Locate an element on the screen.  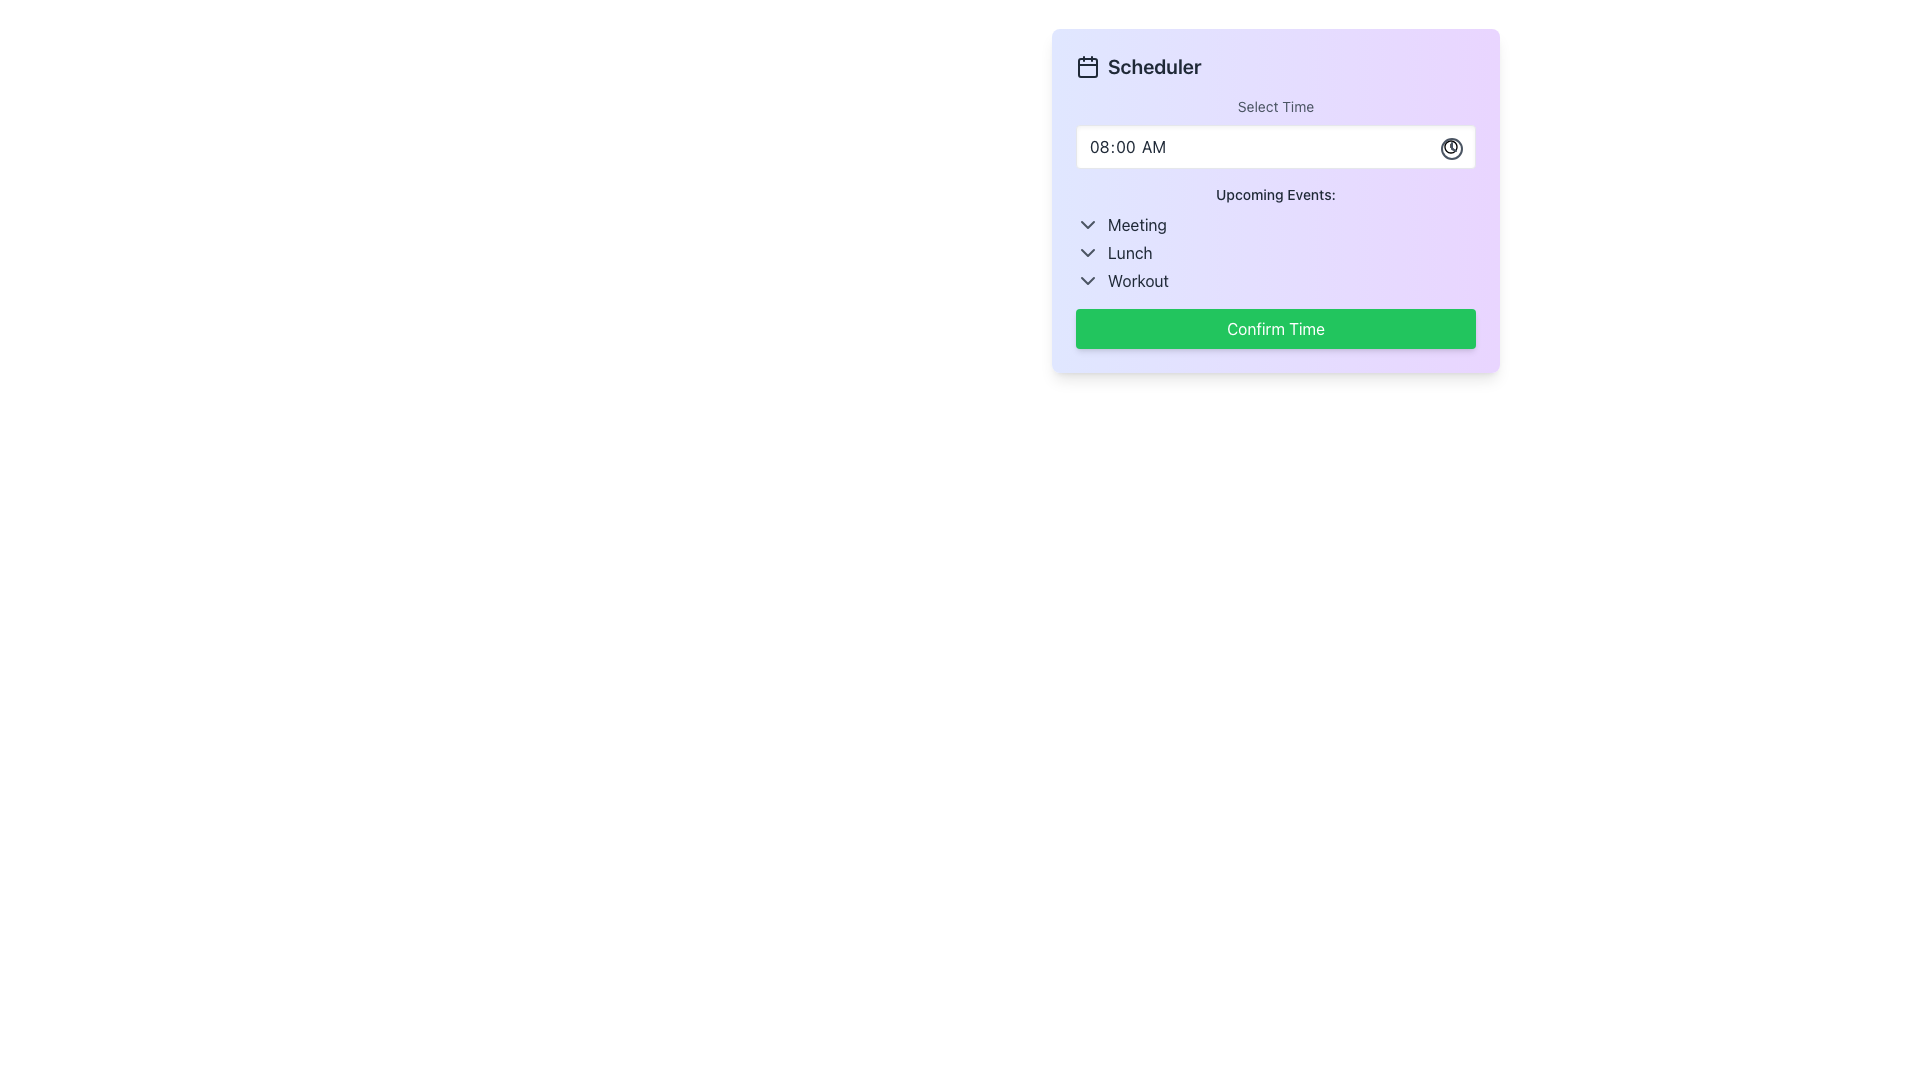
calendar icon located at the top-left of the card interface, which serves as the heading for 'Scheduler' is located at coordinates (1087, 65).